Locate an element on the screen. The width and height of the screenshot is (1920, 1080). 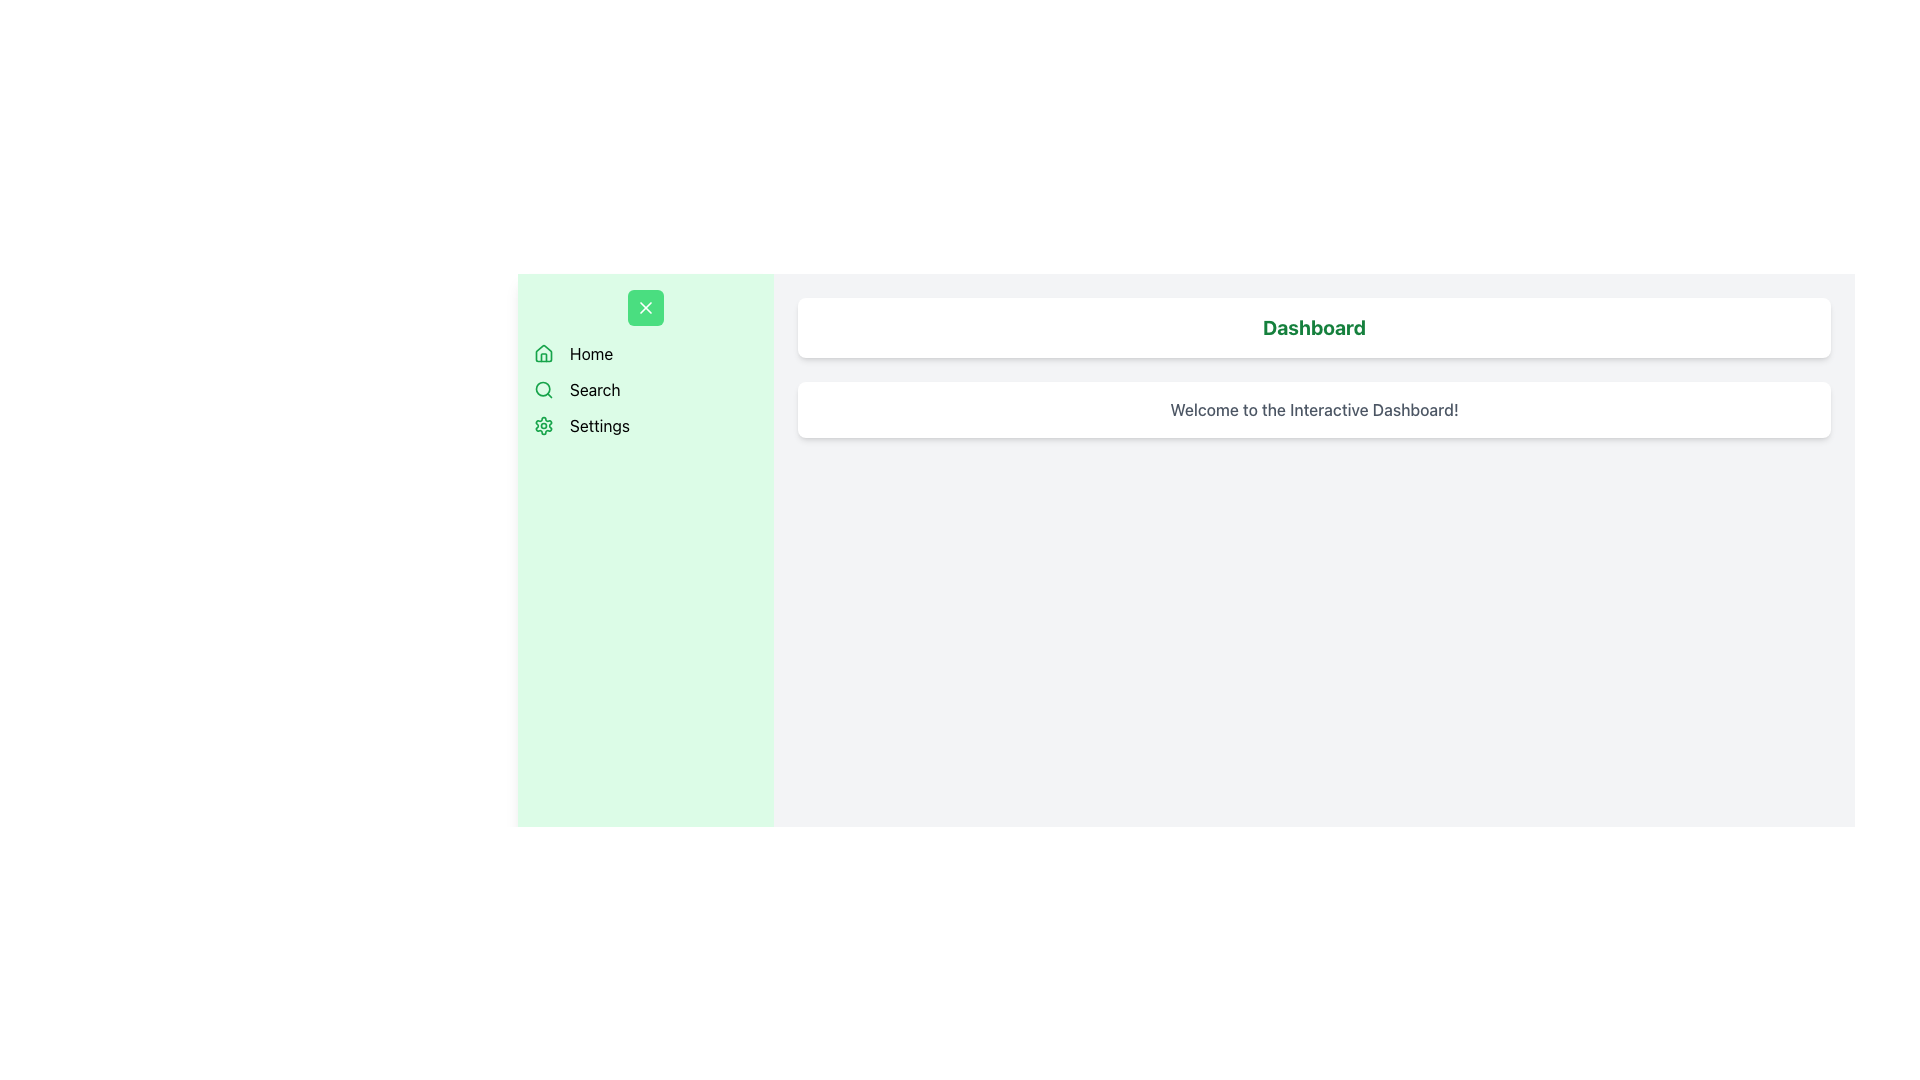
the 'Settings' icon located in the navigation menu on the left sidebar is located at coordinates (543, 424).